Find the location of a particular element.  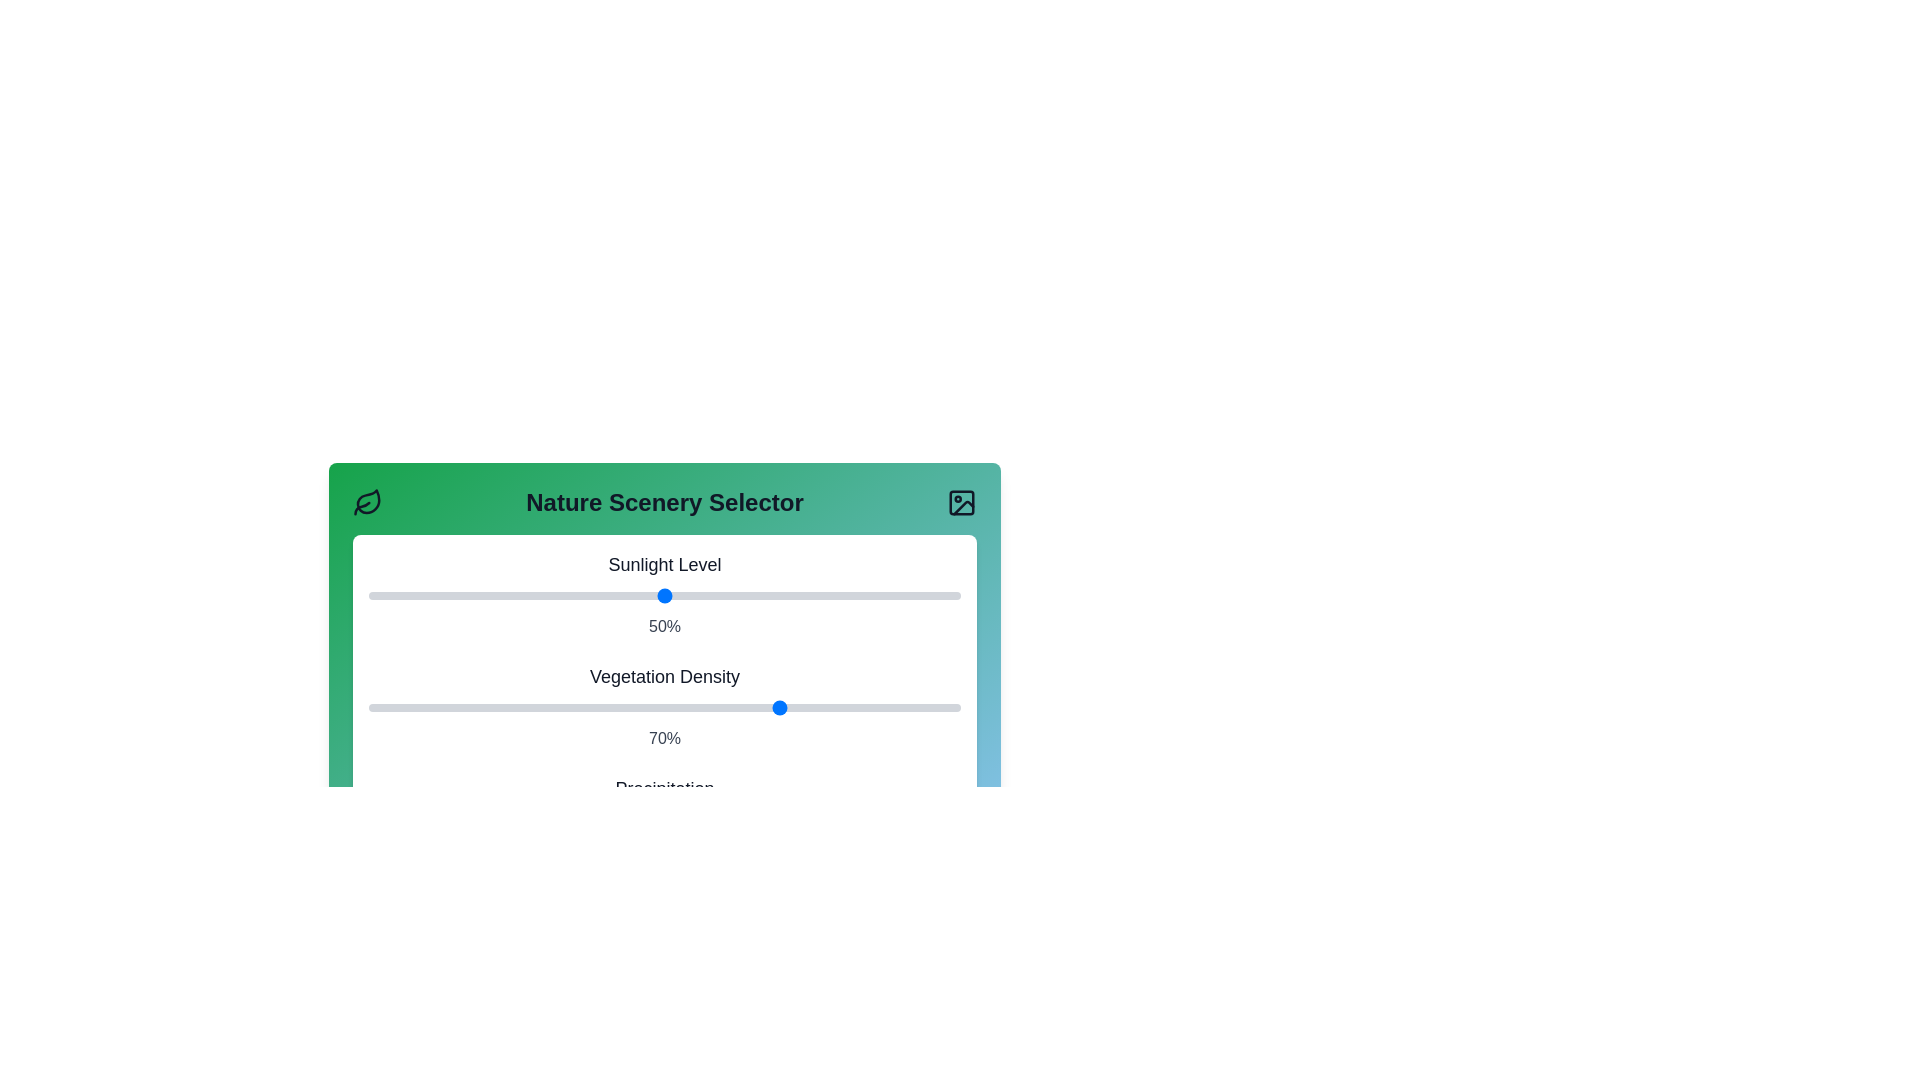

the Vegetation Density slider to set its value to 51 is located at coordinates (670, 707).